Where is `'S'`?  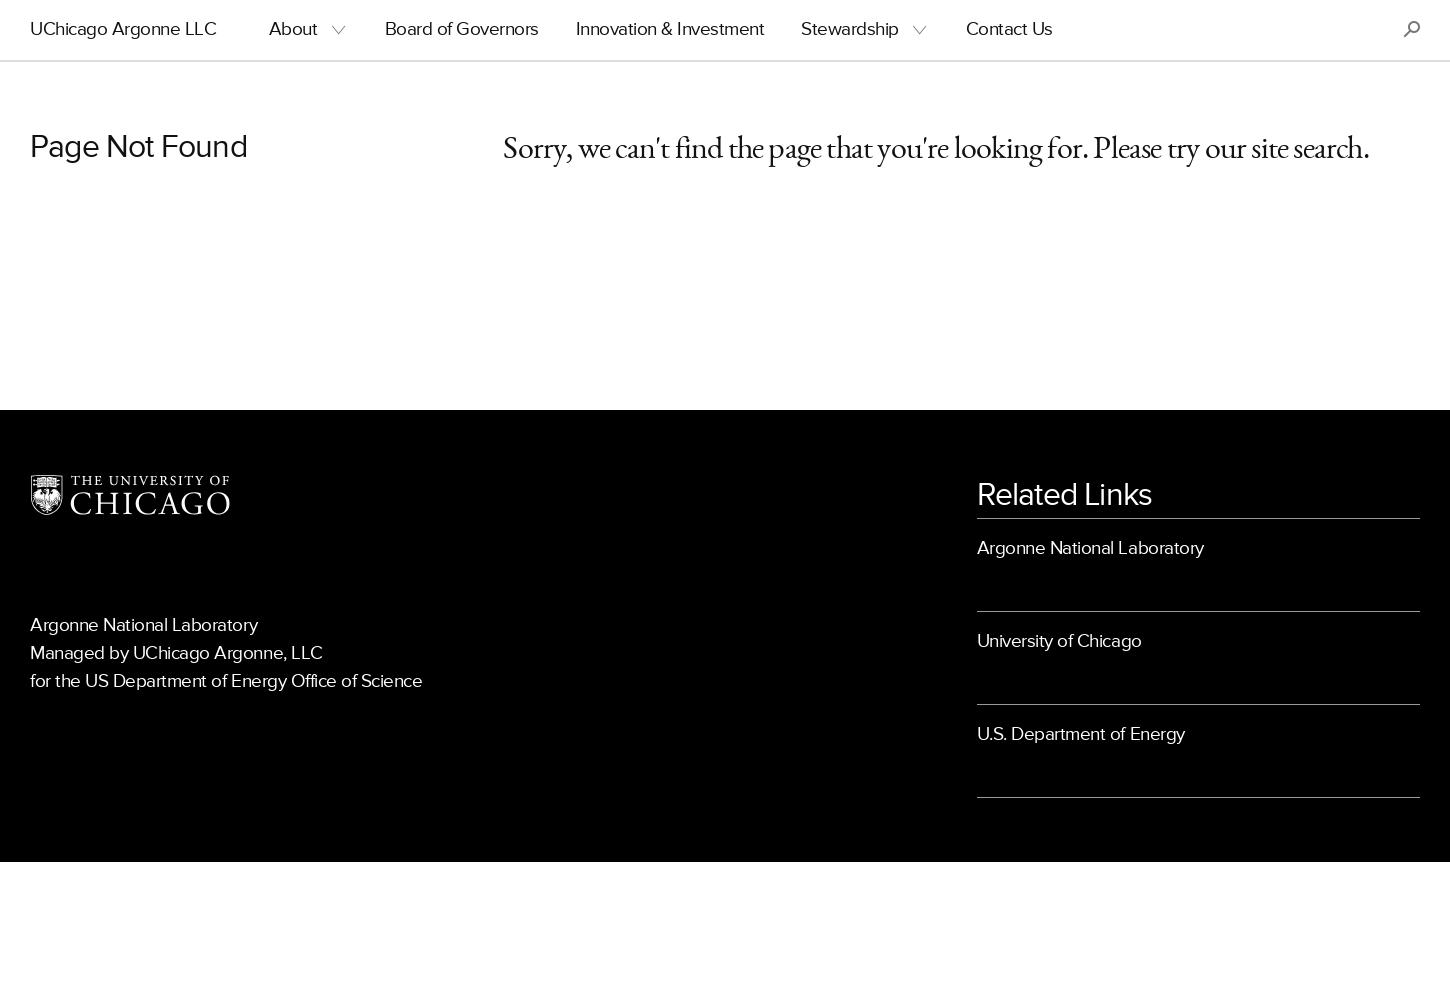
'S' is located at coordinates (1428, 29).